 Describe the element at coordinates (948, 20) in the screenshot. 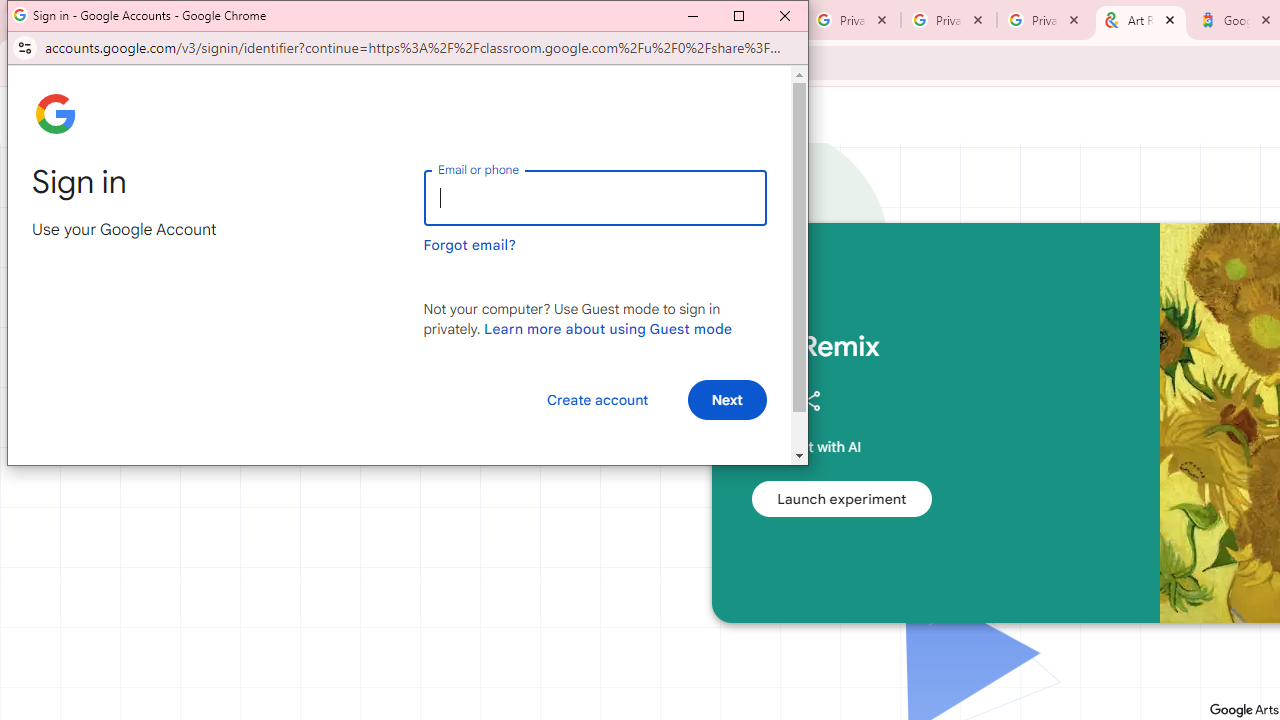

I see `'Privacy Checkup'` at that location.